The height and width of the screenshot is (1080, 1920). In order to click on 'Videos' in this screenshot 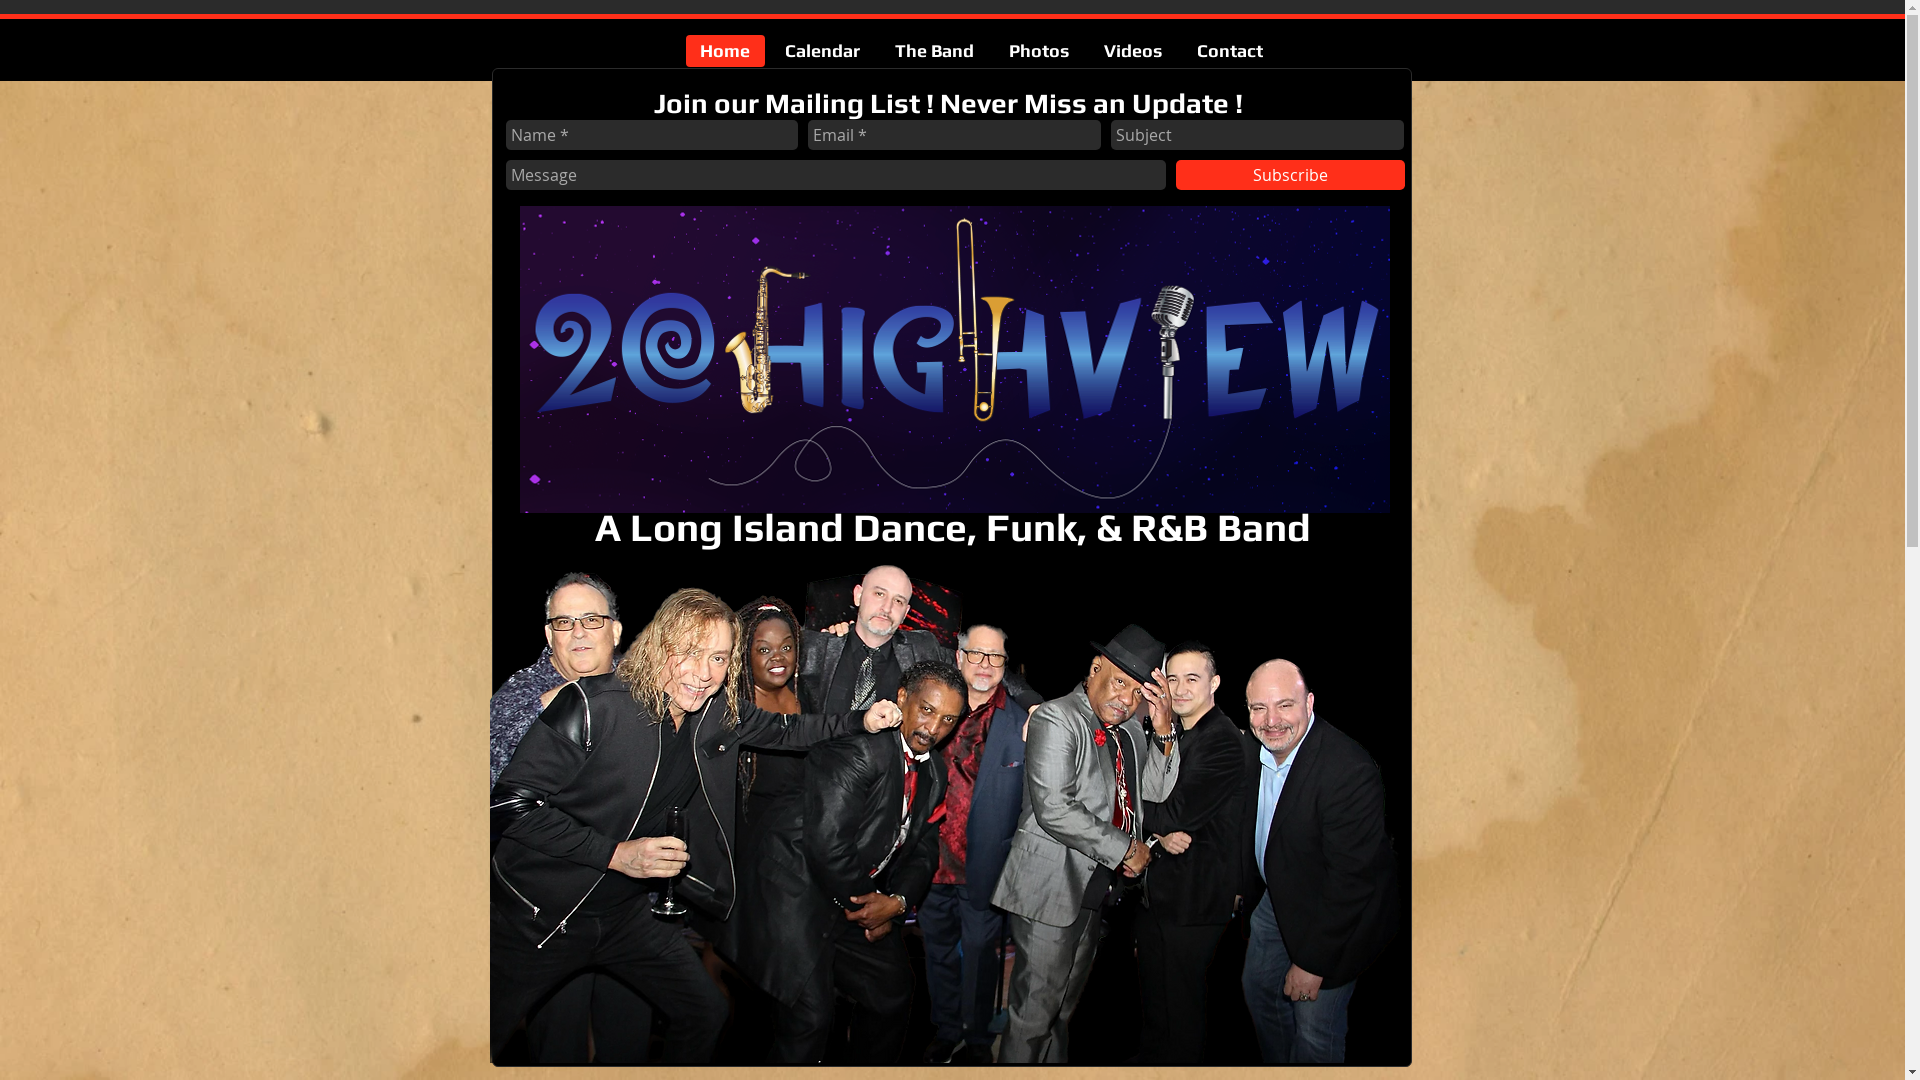, I will do `click(1133, 49)`.